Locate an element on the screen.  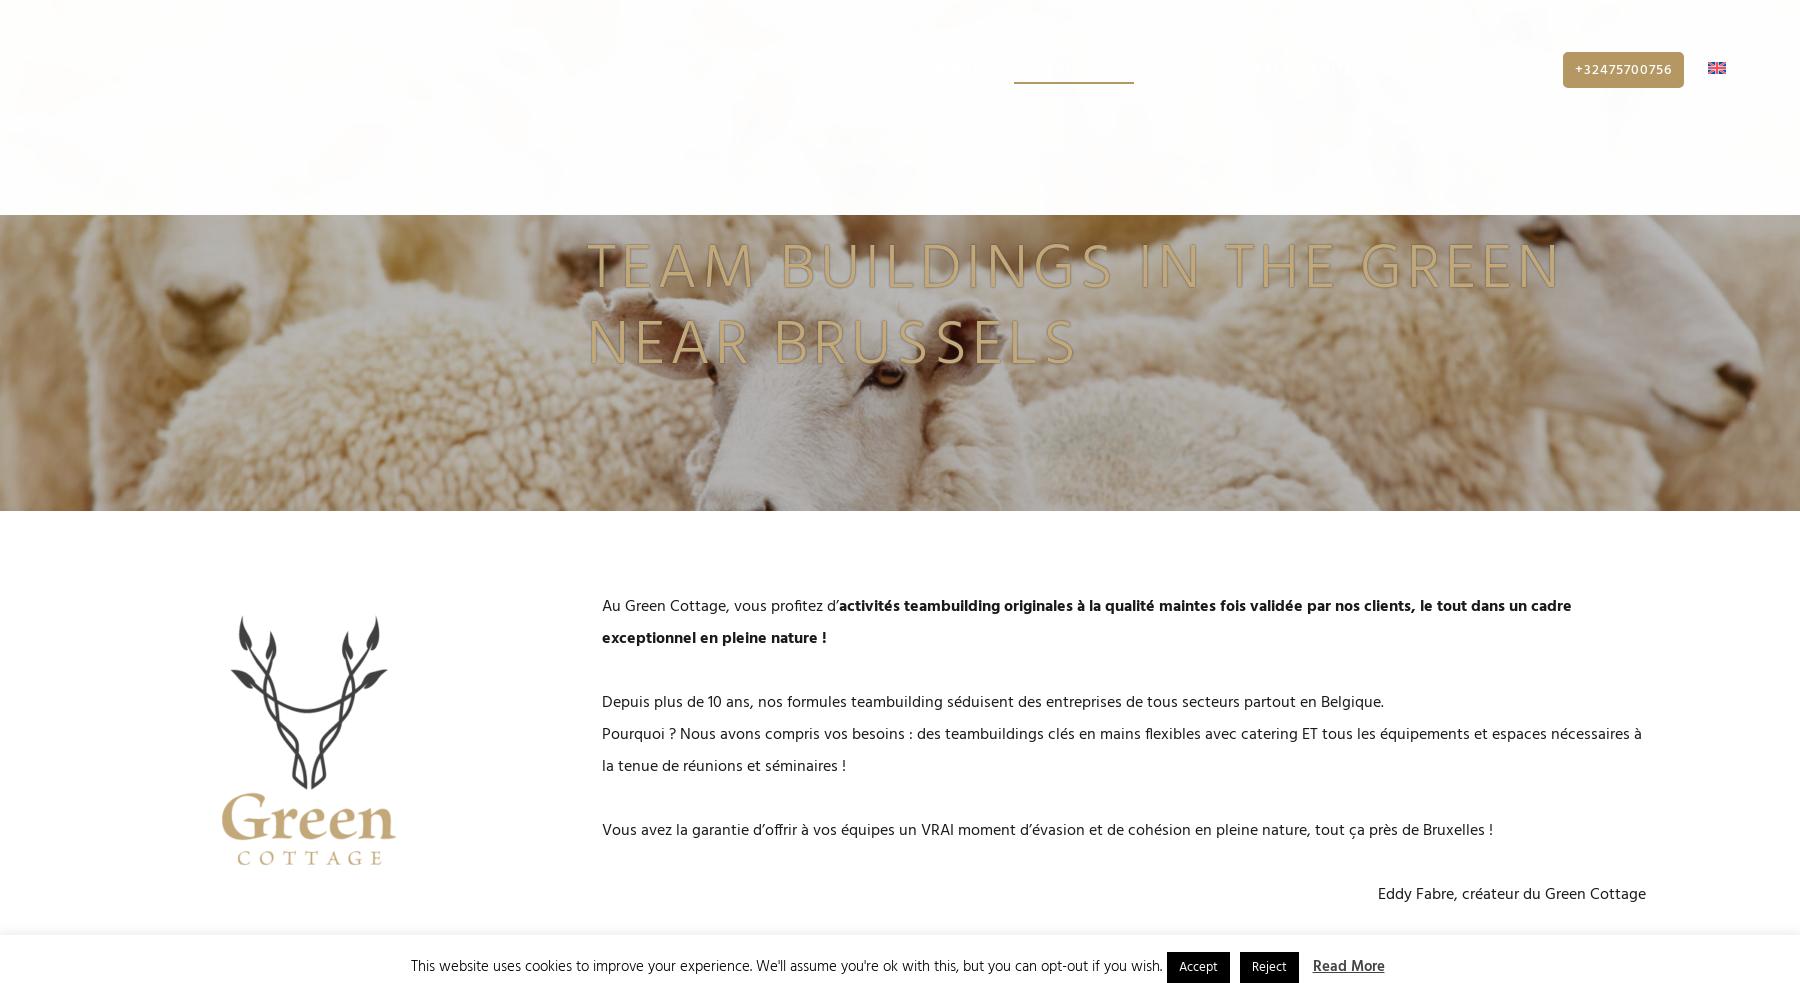
'Read More' is located at coordinates (1348, 966).